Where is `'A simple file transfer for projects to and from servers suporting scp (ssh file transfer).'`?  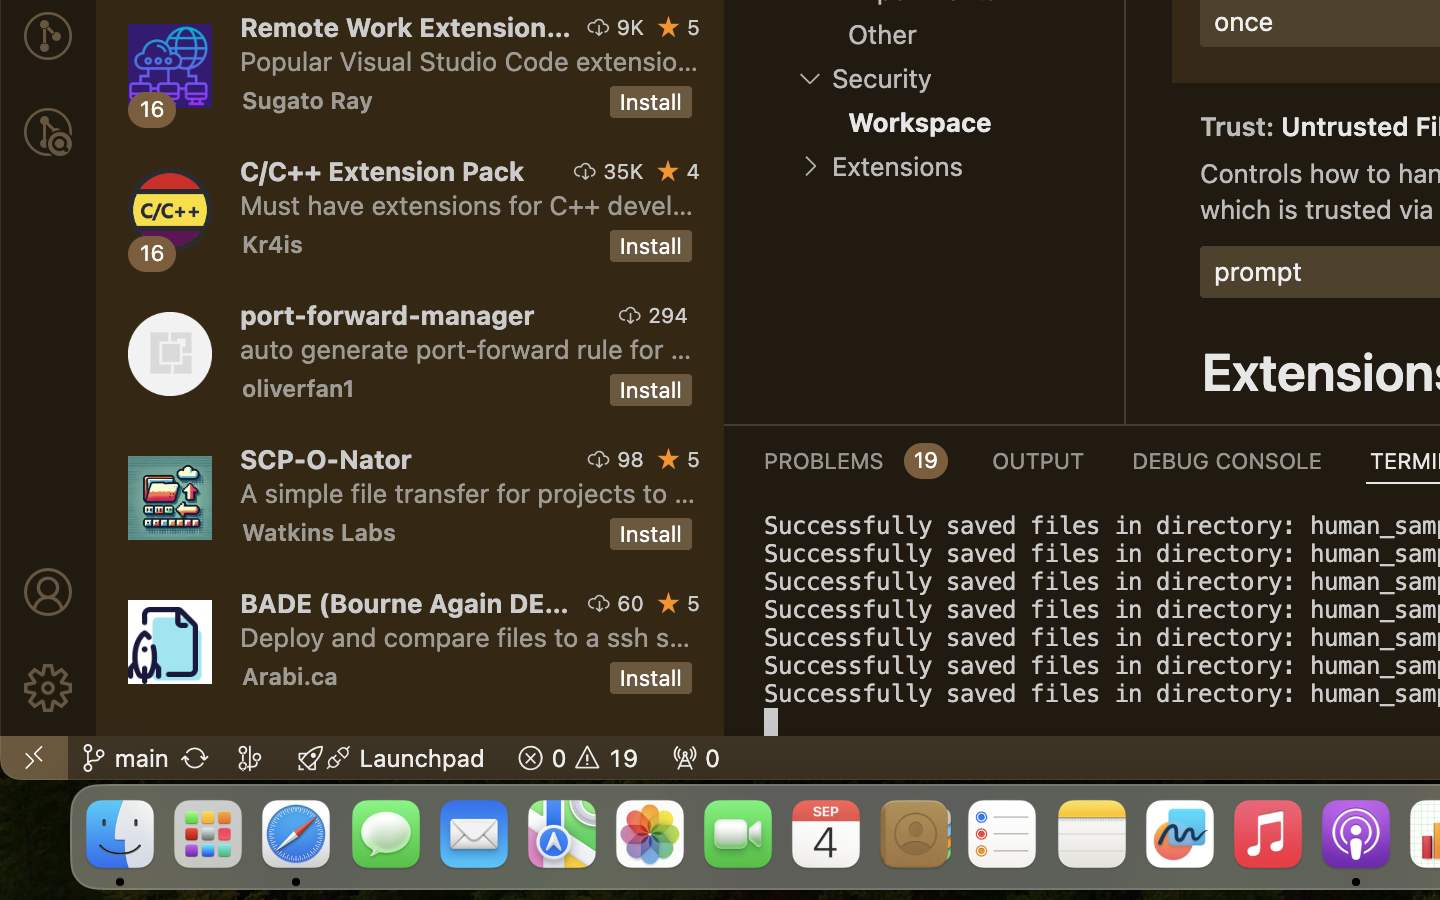 'A simple file transfer for projects to and from servers suporting scp (ssh file transfer).' is located at coordinates (468, 492).